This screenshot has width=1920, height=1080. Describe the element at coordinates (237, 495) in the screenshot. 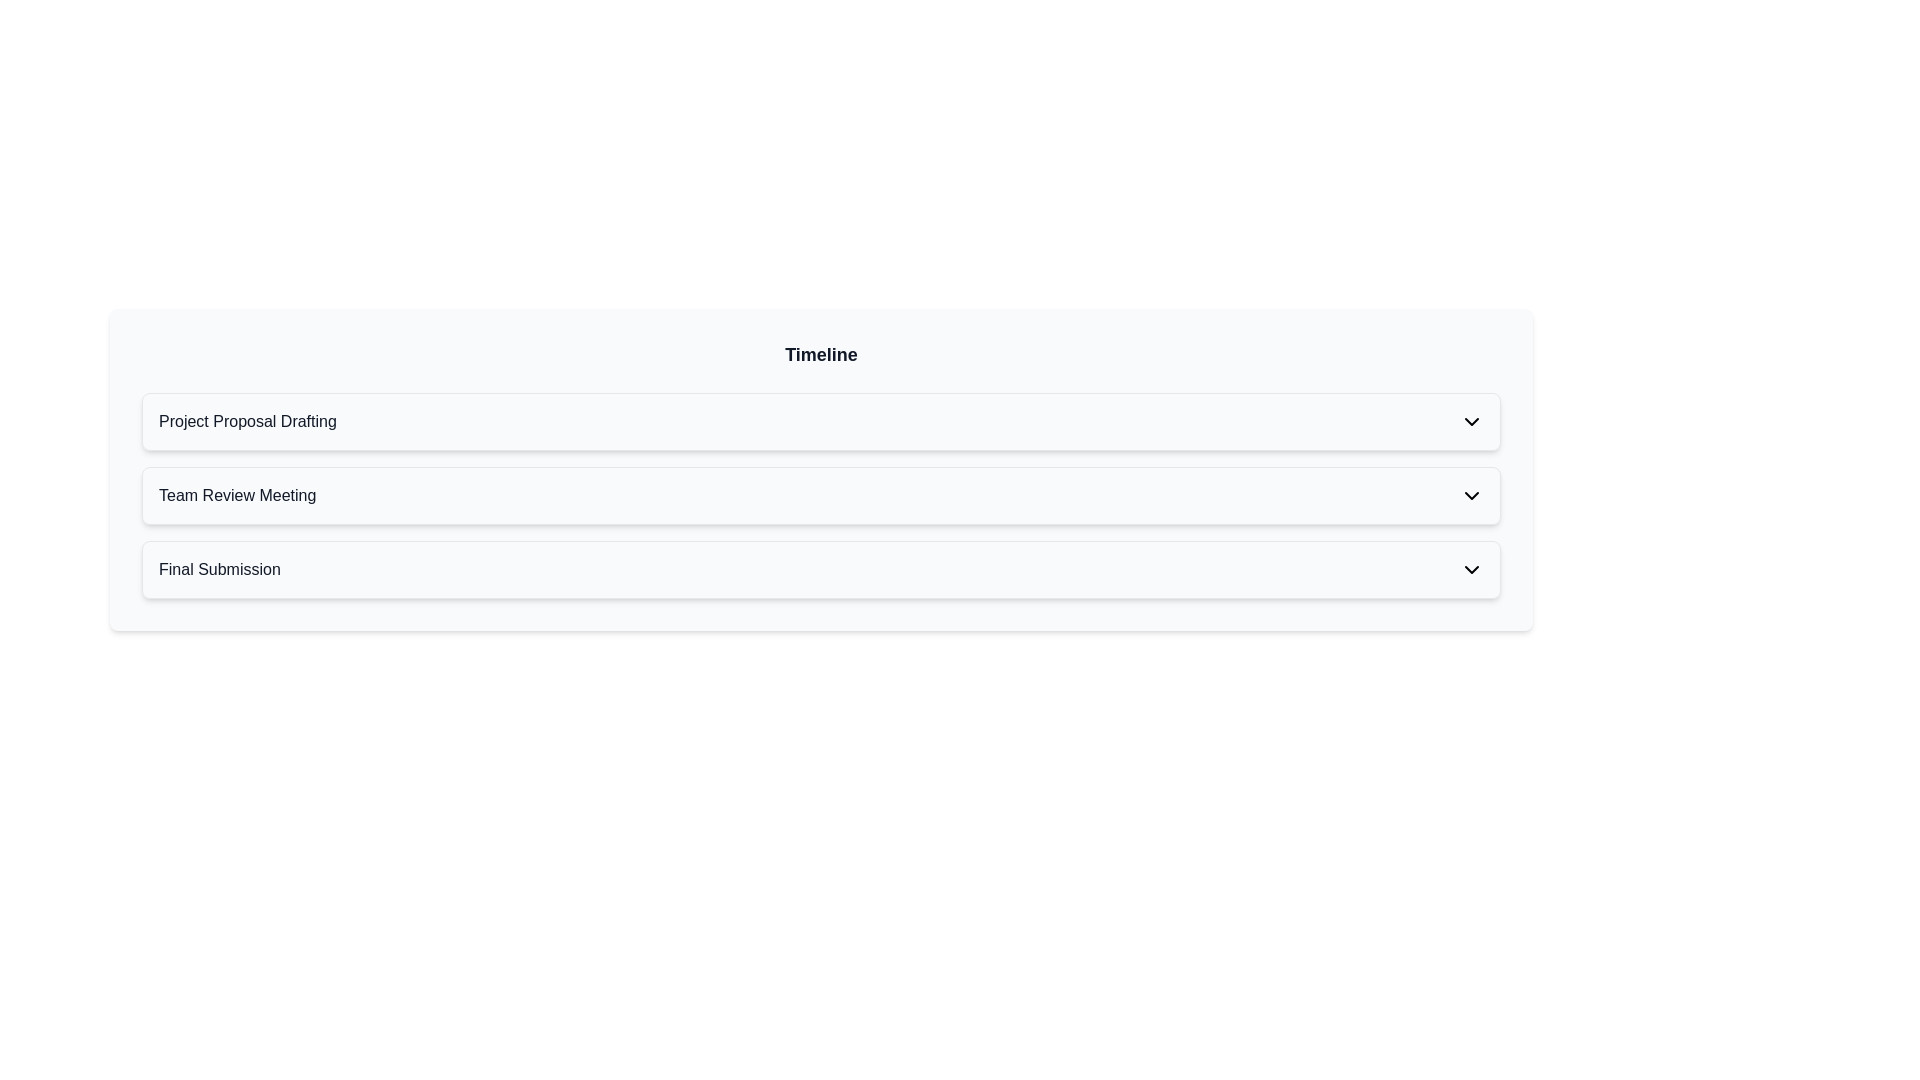

I see `the non-interactive text label that identifies the section in the timeline, positioned between 'Project Proposal Drafting' and 'Final Submission'` at that location.